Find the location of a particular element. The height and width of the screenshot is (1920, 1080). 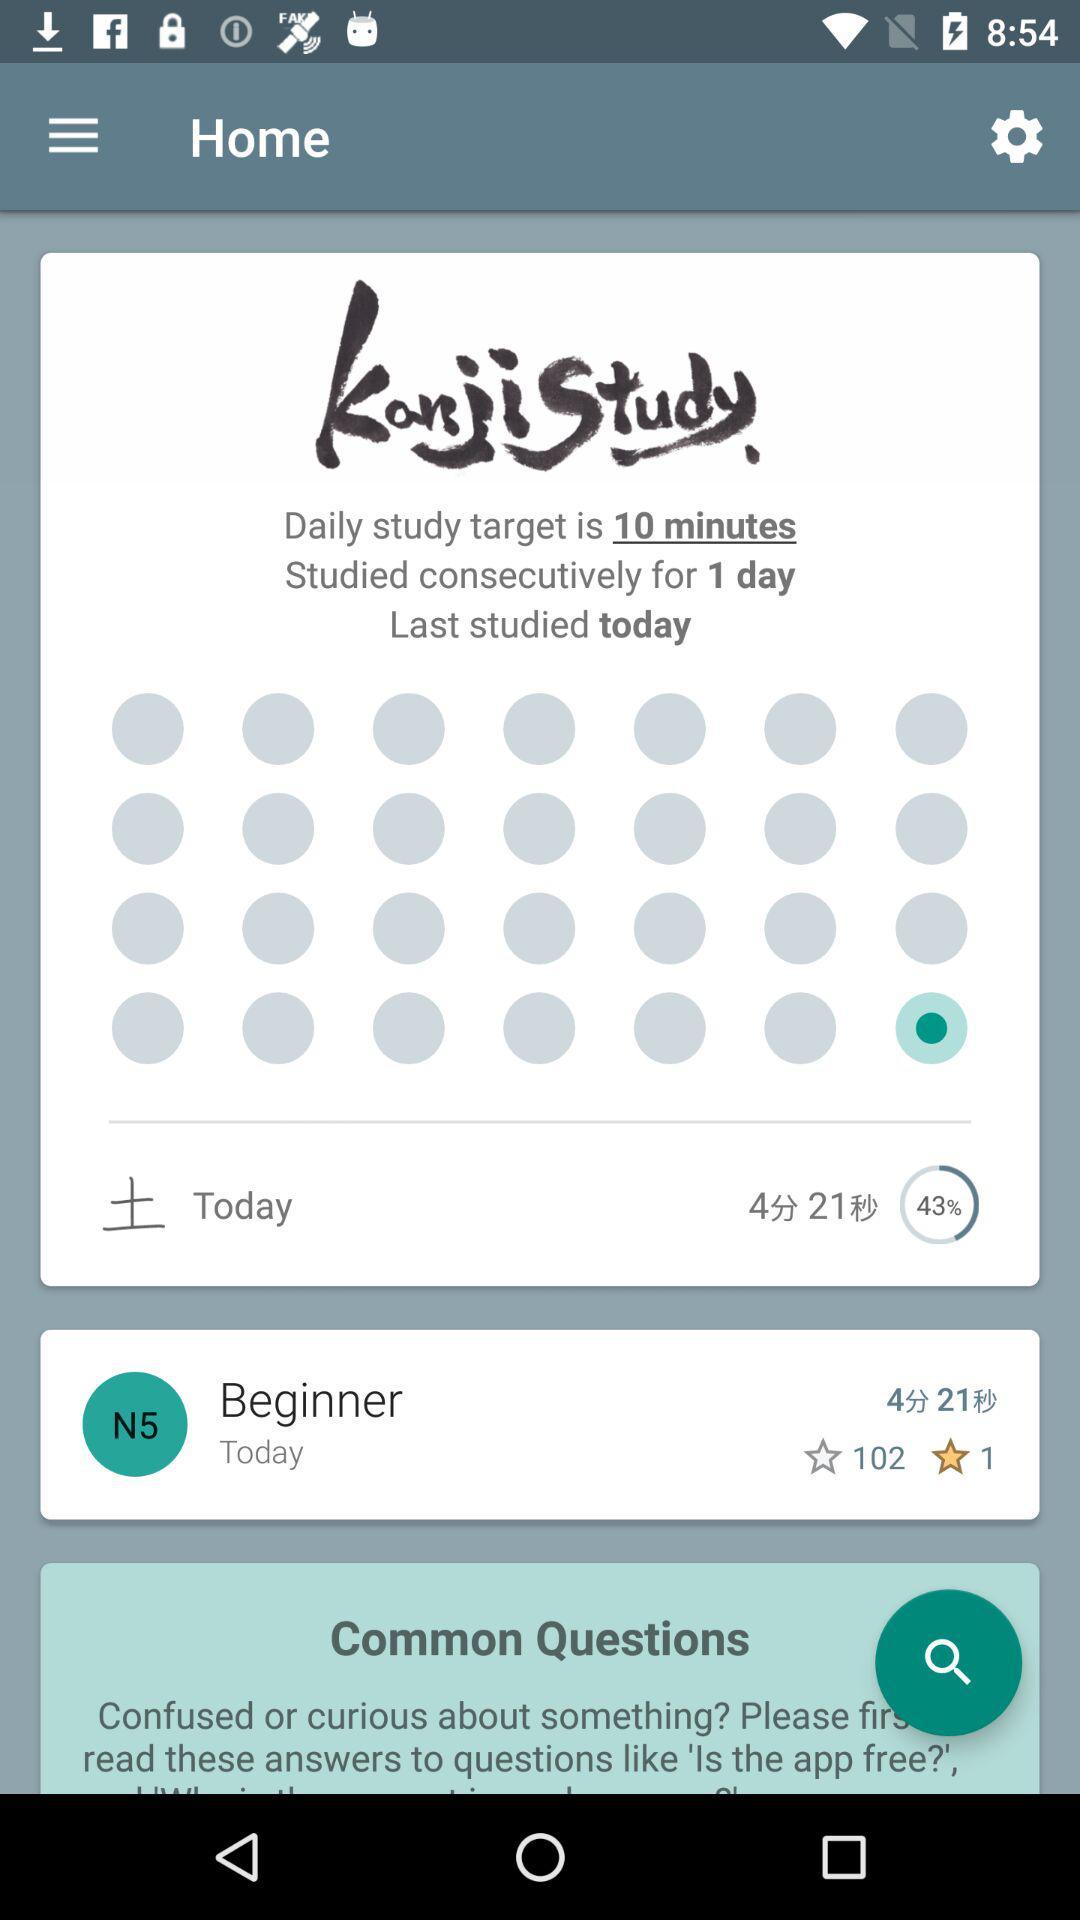

the item below the last studied today is located at coordinates (146, 728).